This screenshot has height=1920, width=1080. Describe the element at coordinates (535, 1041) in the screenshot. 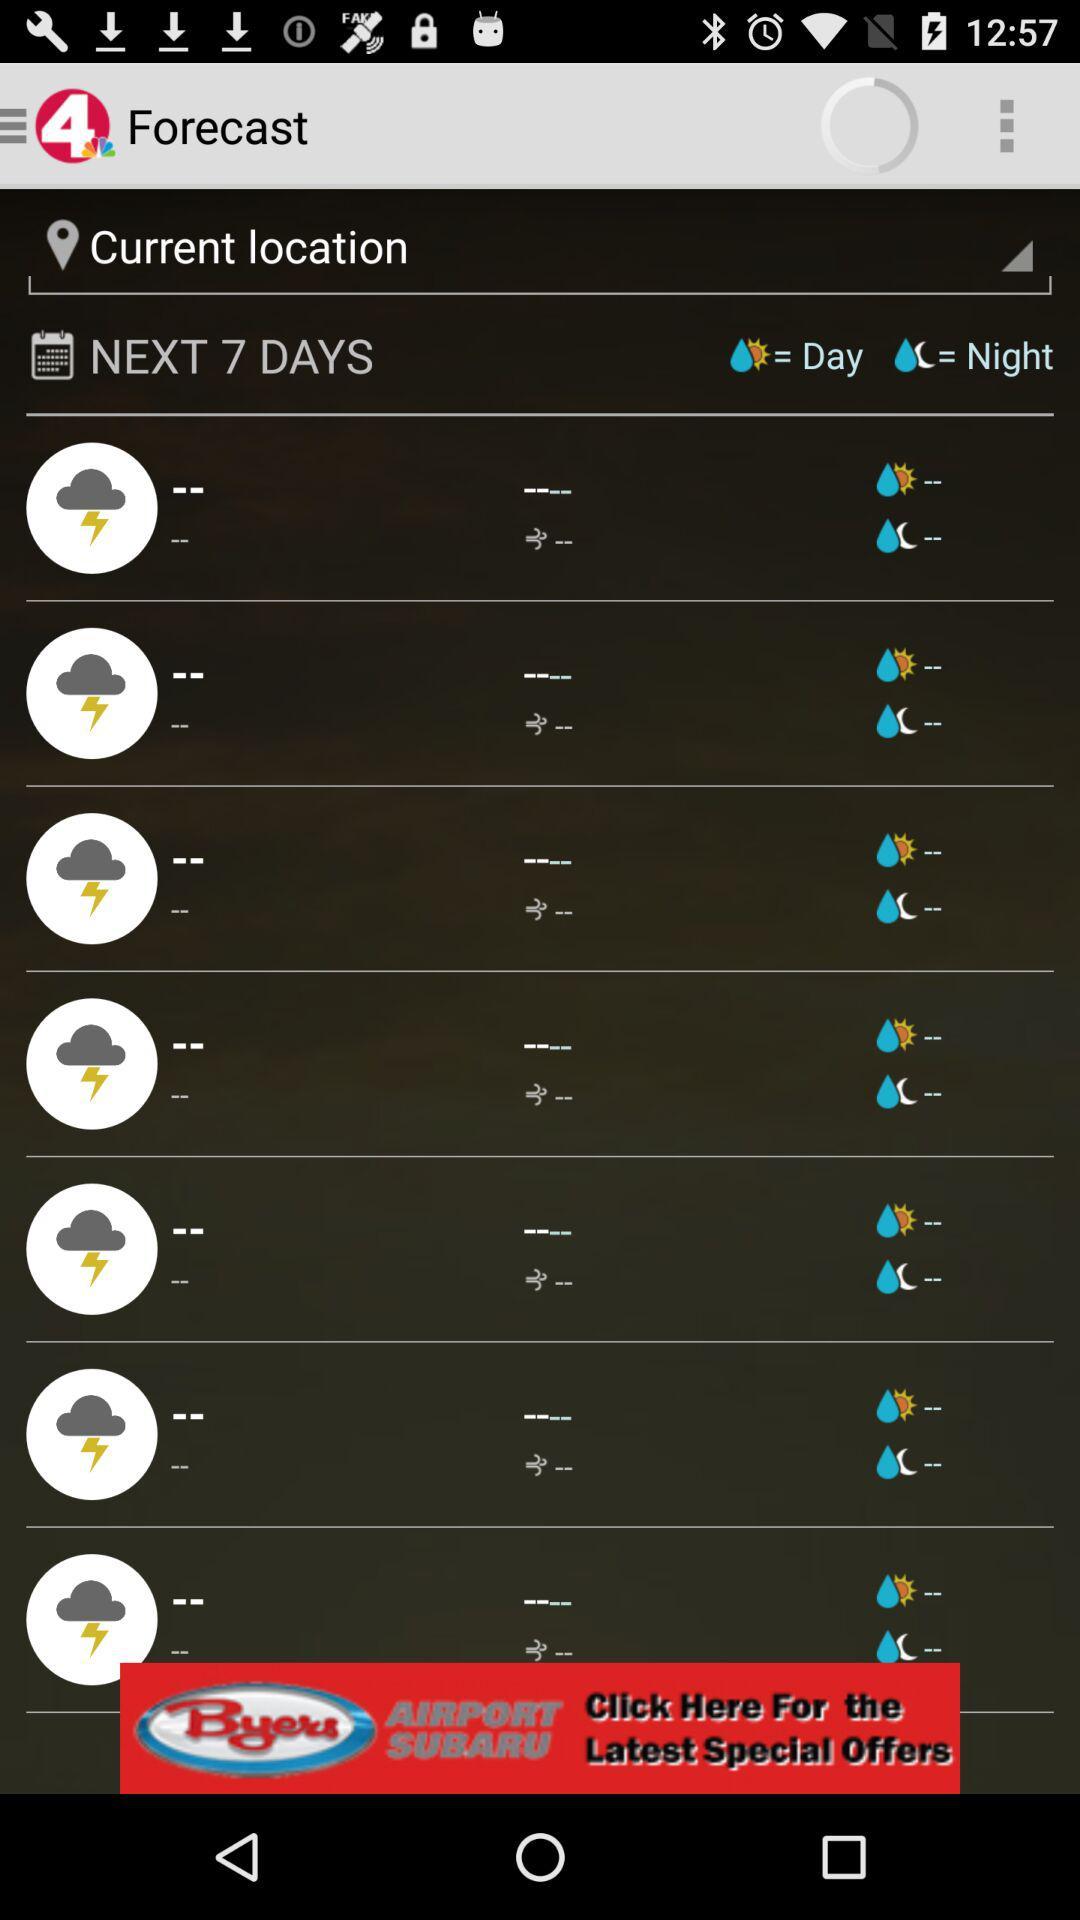

I see `the icon to the right of the -- app` at that location.